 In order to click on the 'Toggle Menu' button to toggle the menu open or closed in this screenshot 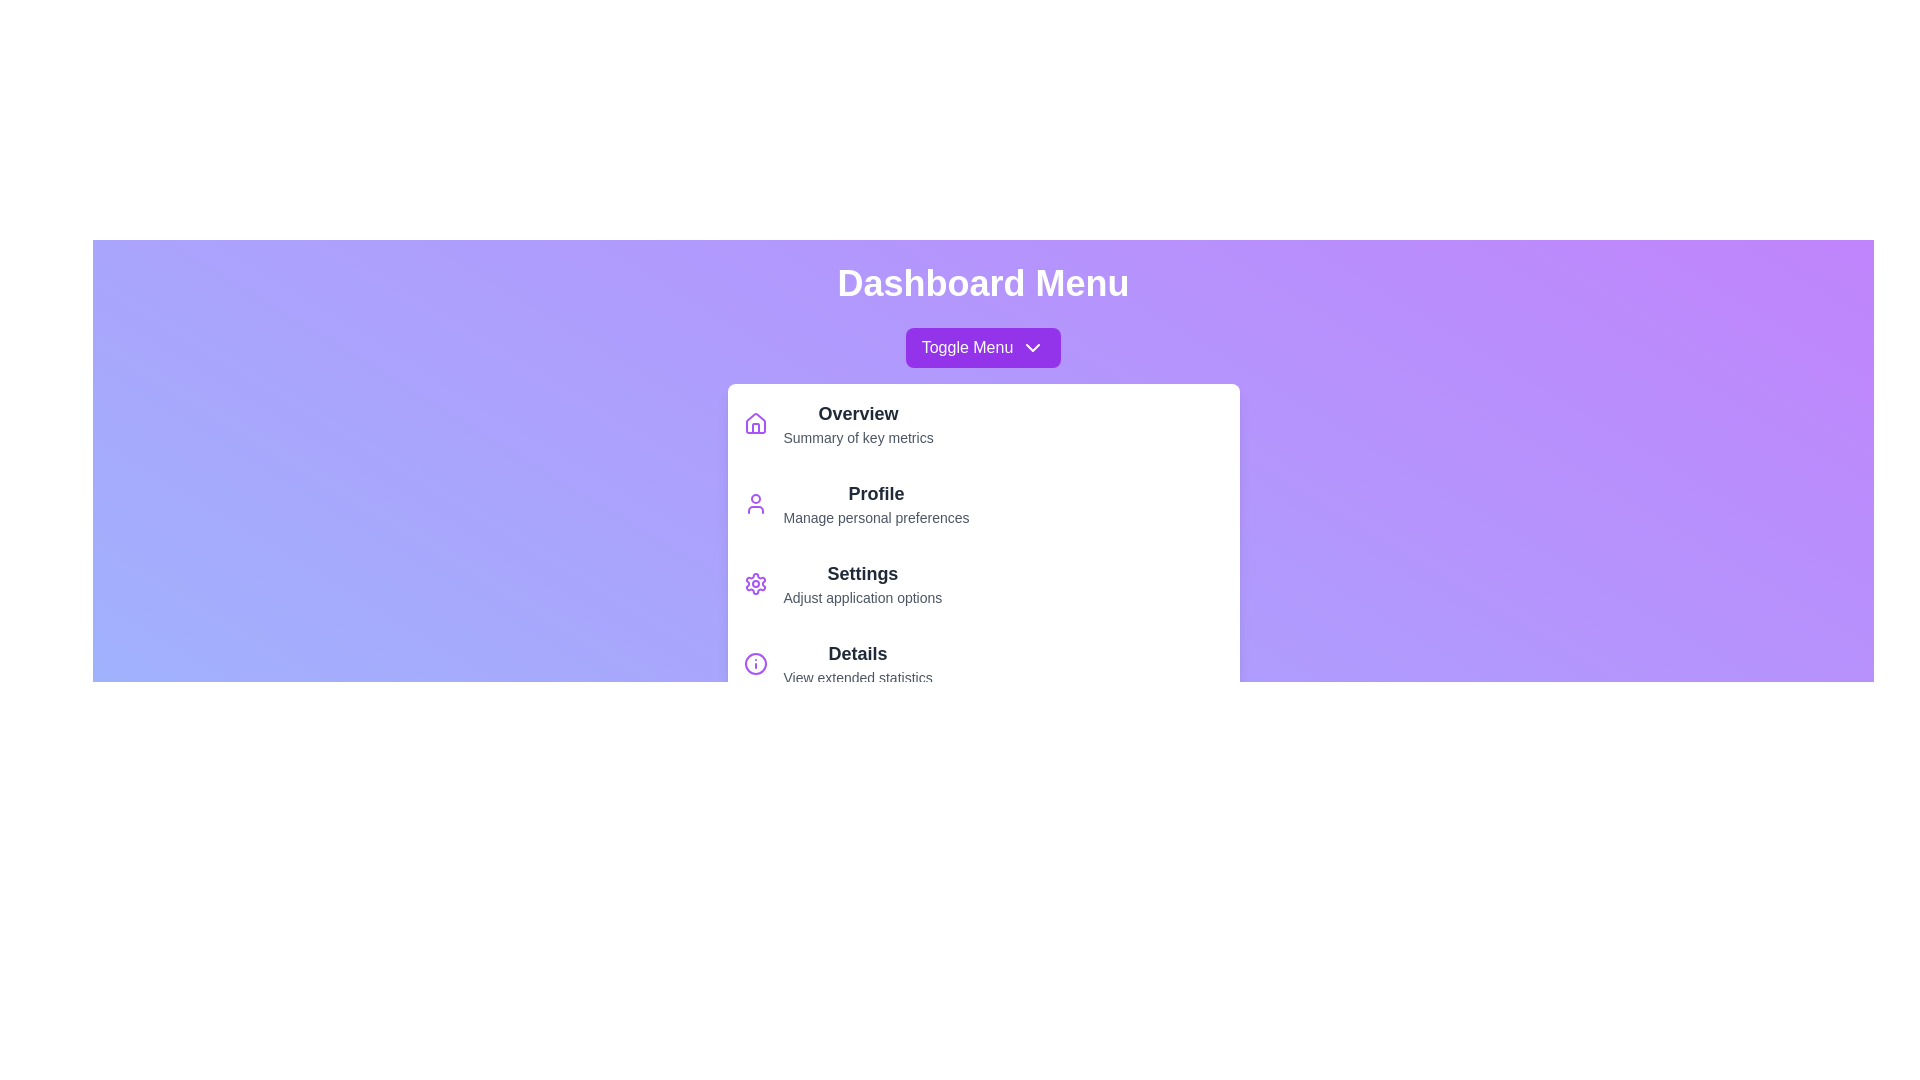, I will do `click(983, 346)`.